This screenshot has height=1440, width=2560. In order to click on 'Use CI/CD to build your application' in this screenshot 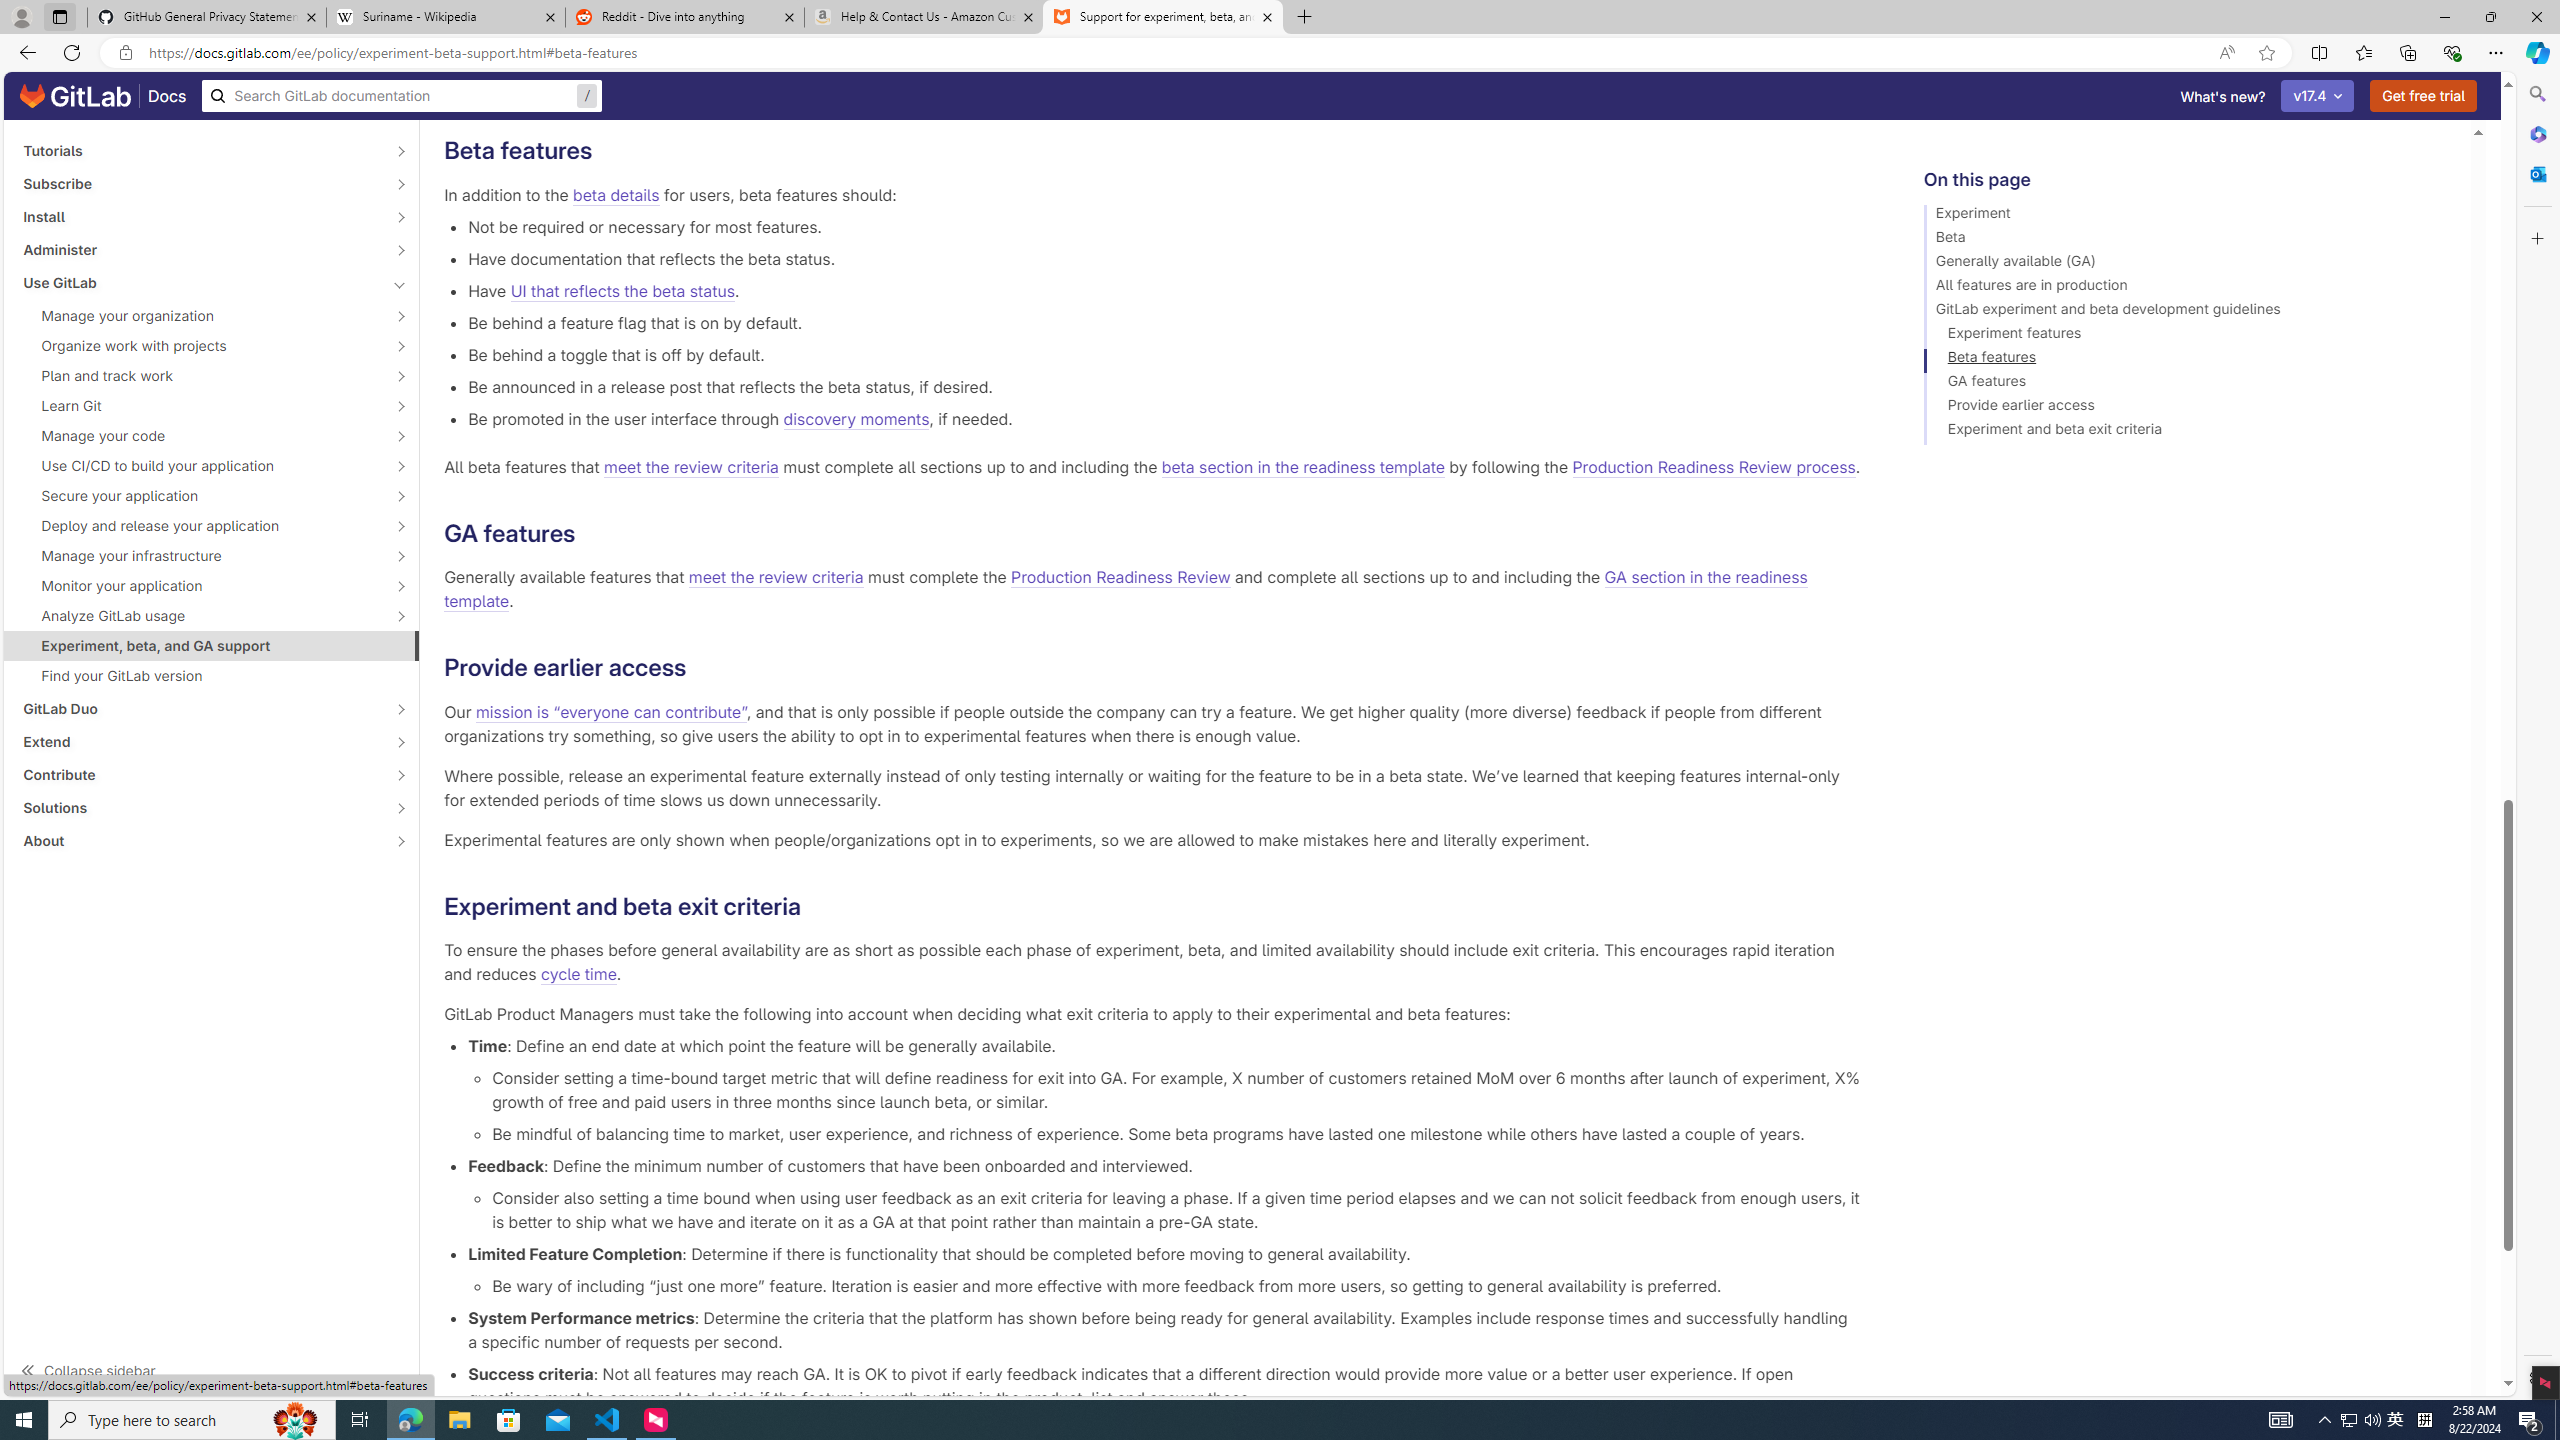, I will do `click(199, 464)`.